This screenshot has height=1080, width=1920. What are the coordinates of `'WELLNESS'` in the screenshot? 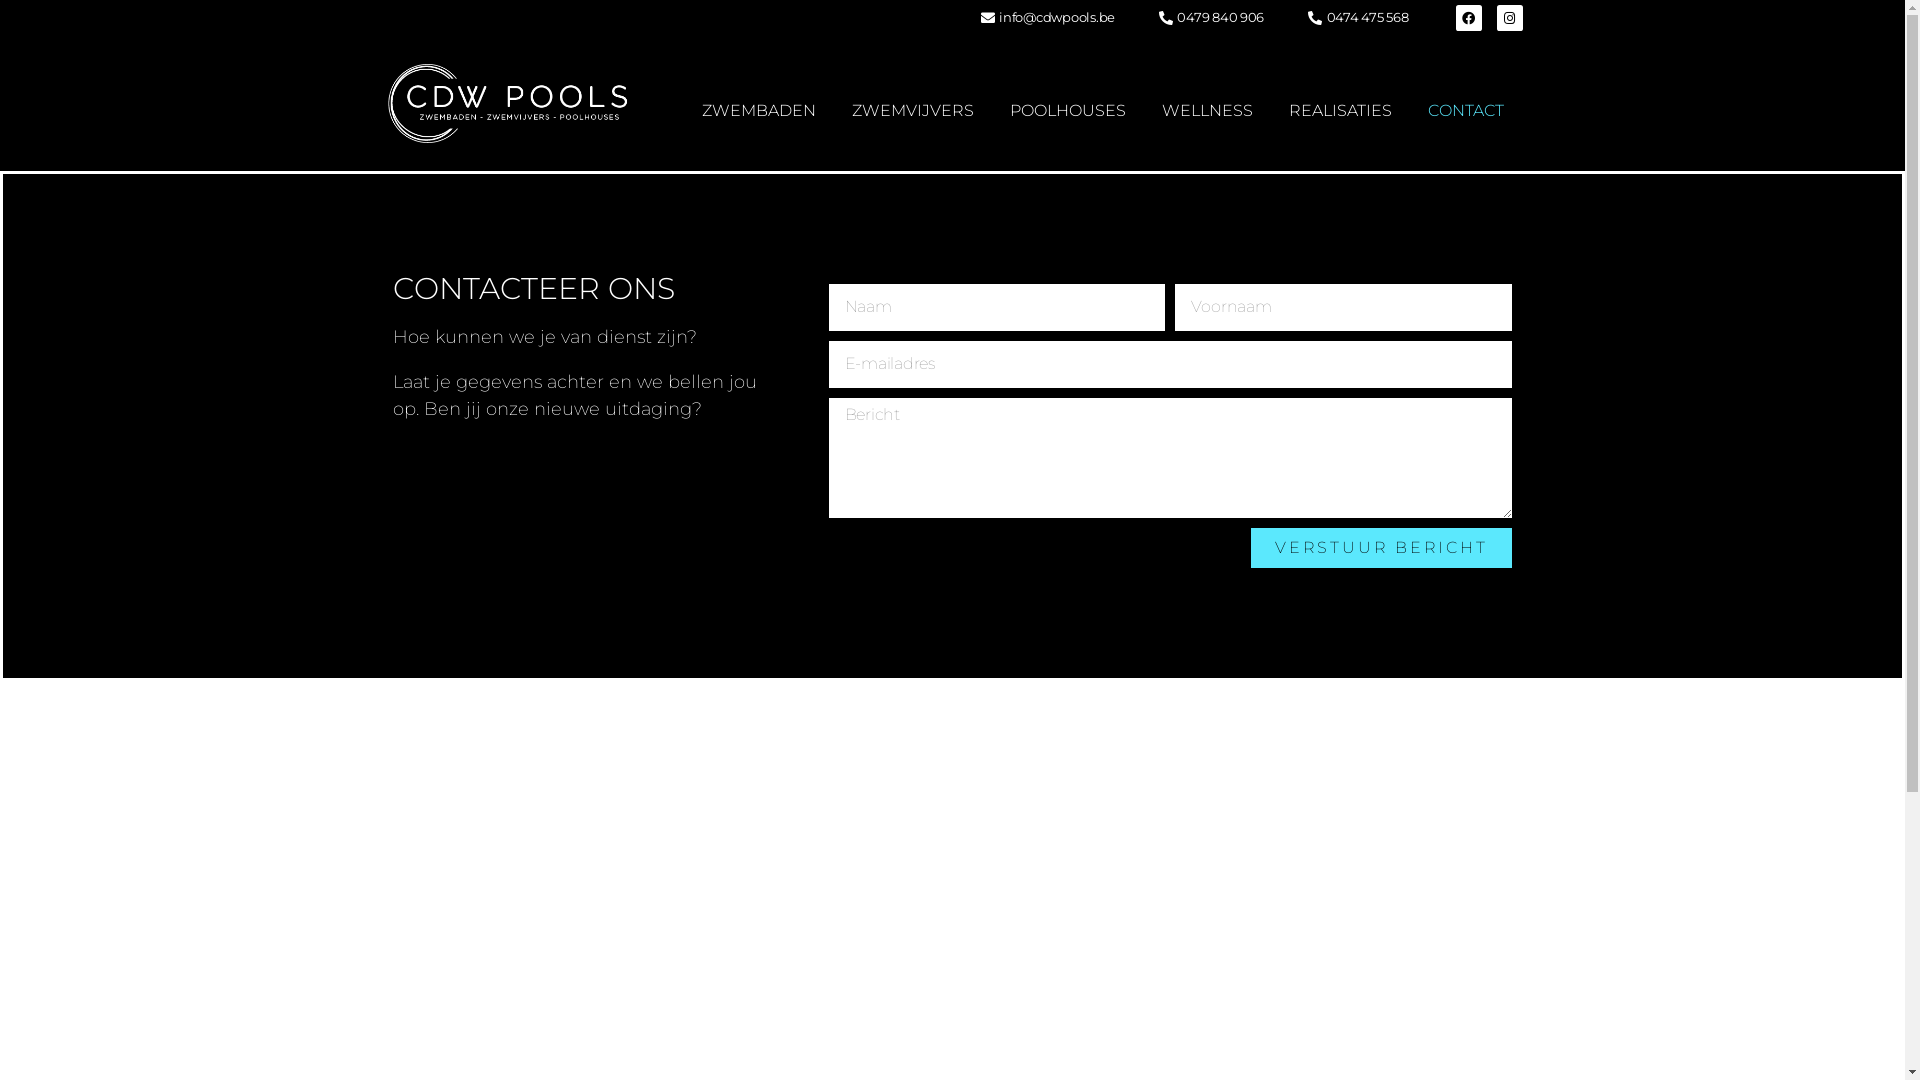 It's located at (1206, 111).